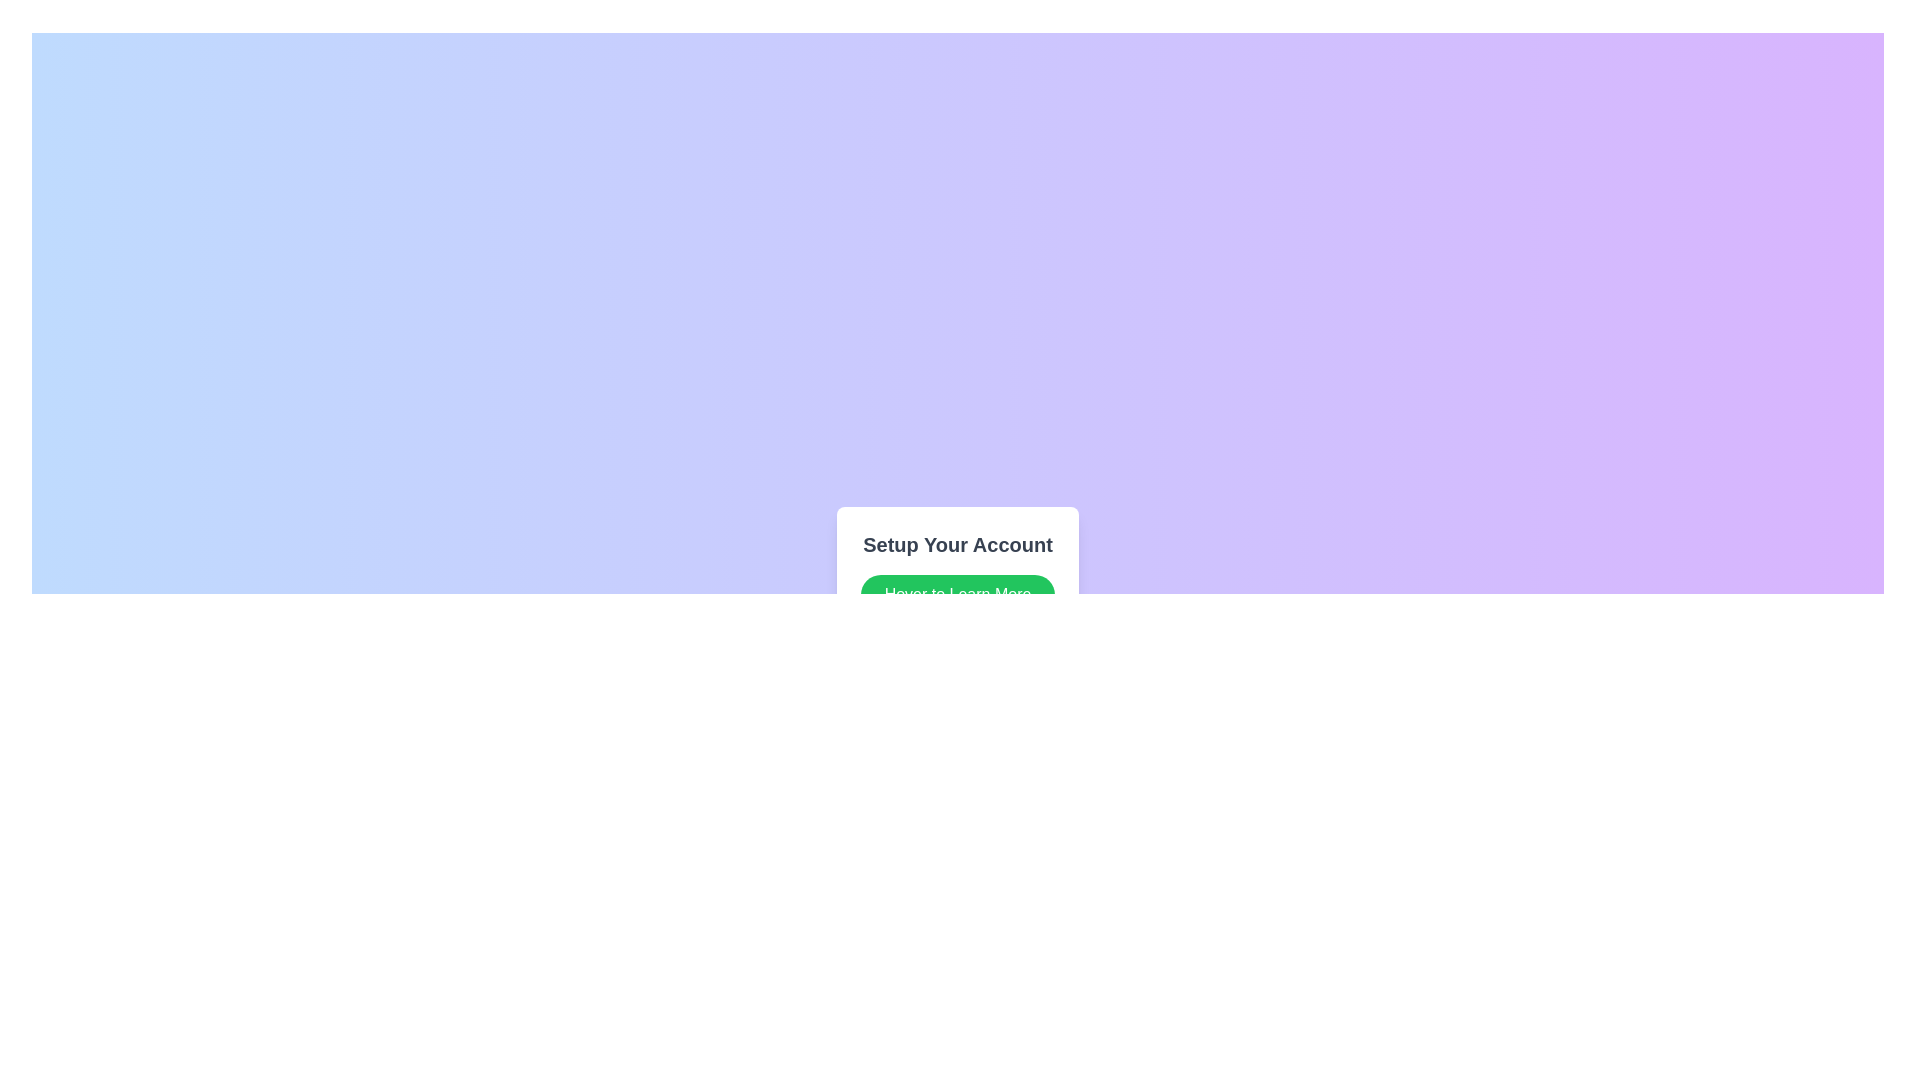 The width and height of the screenshot is (1920, 1080). I want to click on the second button under the heading 'Setup Your Account' to provide additional information about the account setup process, so click(957, 573).